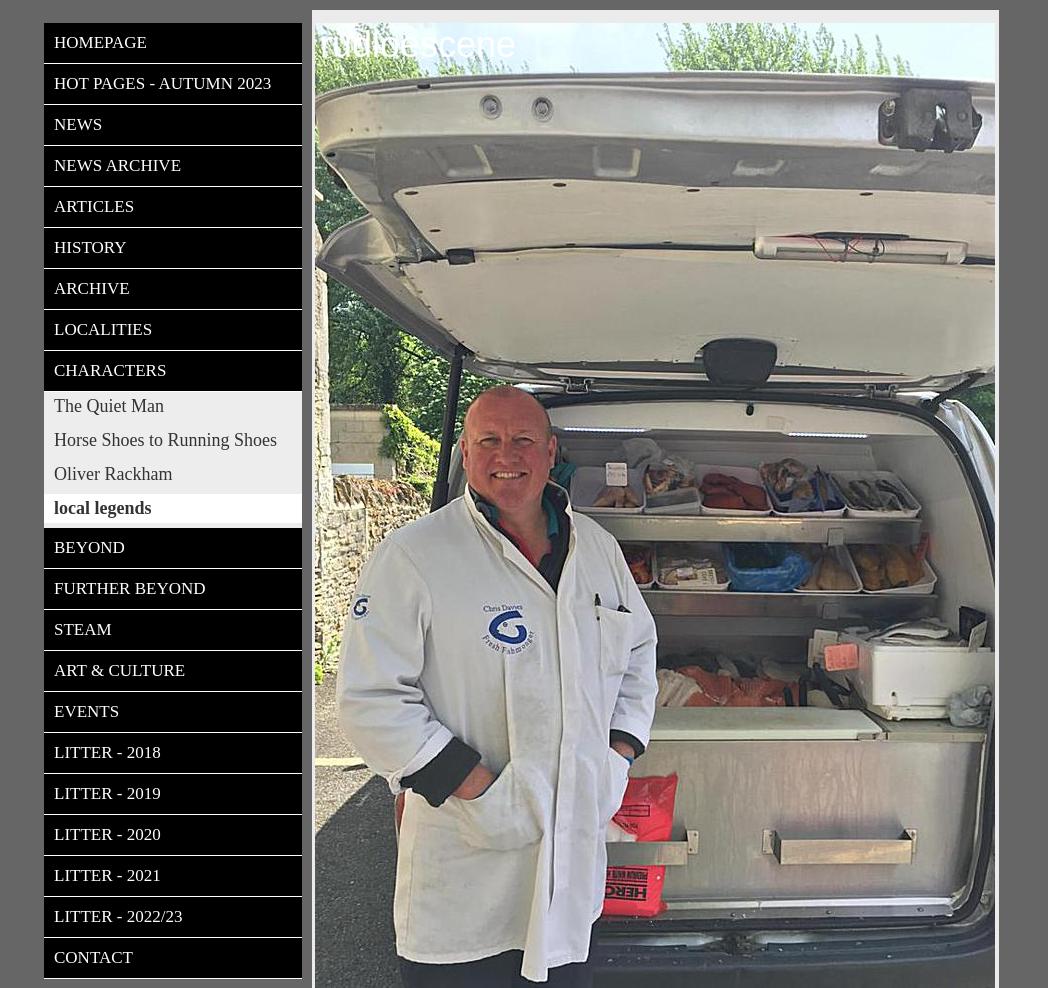 Image resolution: width=1048 pixels, height=988 pixels. What do you see at coordinates (98, 41) in the screenshot?
I see `'Homepage'` at bounding box center [98, 41].